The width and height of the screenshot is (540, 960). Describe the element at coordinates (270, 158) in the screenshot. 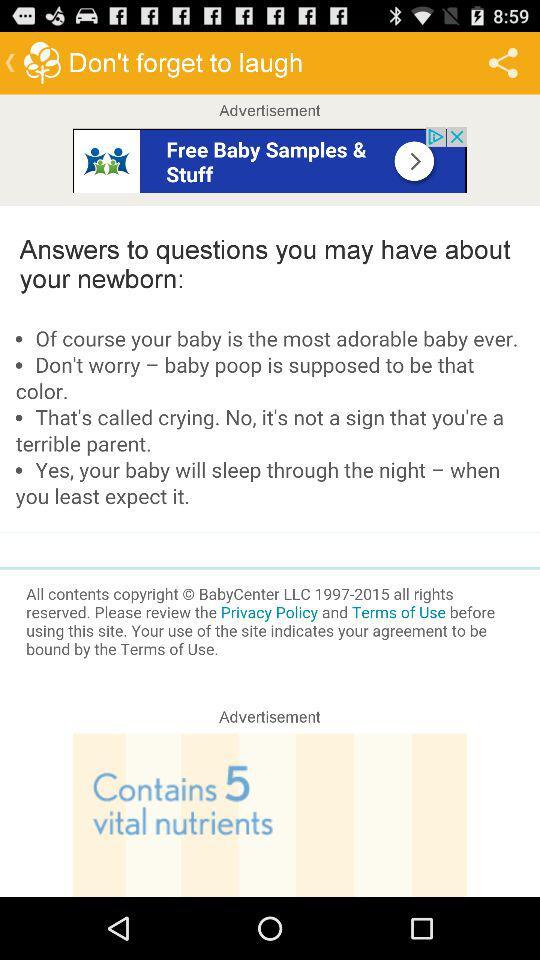

I see `advertisement space` at that location.